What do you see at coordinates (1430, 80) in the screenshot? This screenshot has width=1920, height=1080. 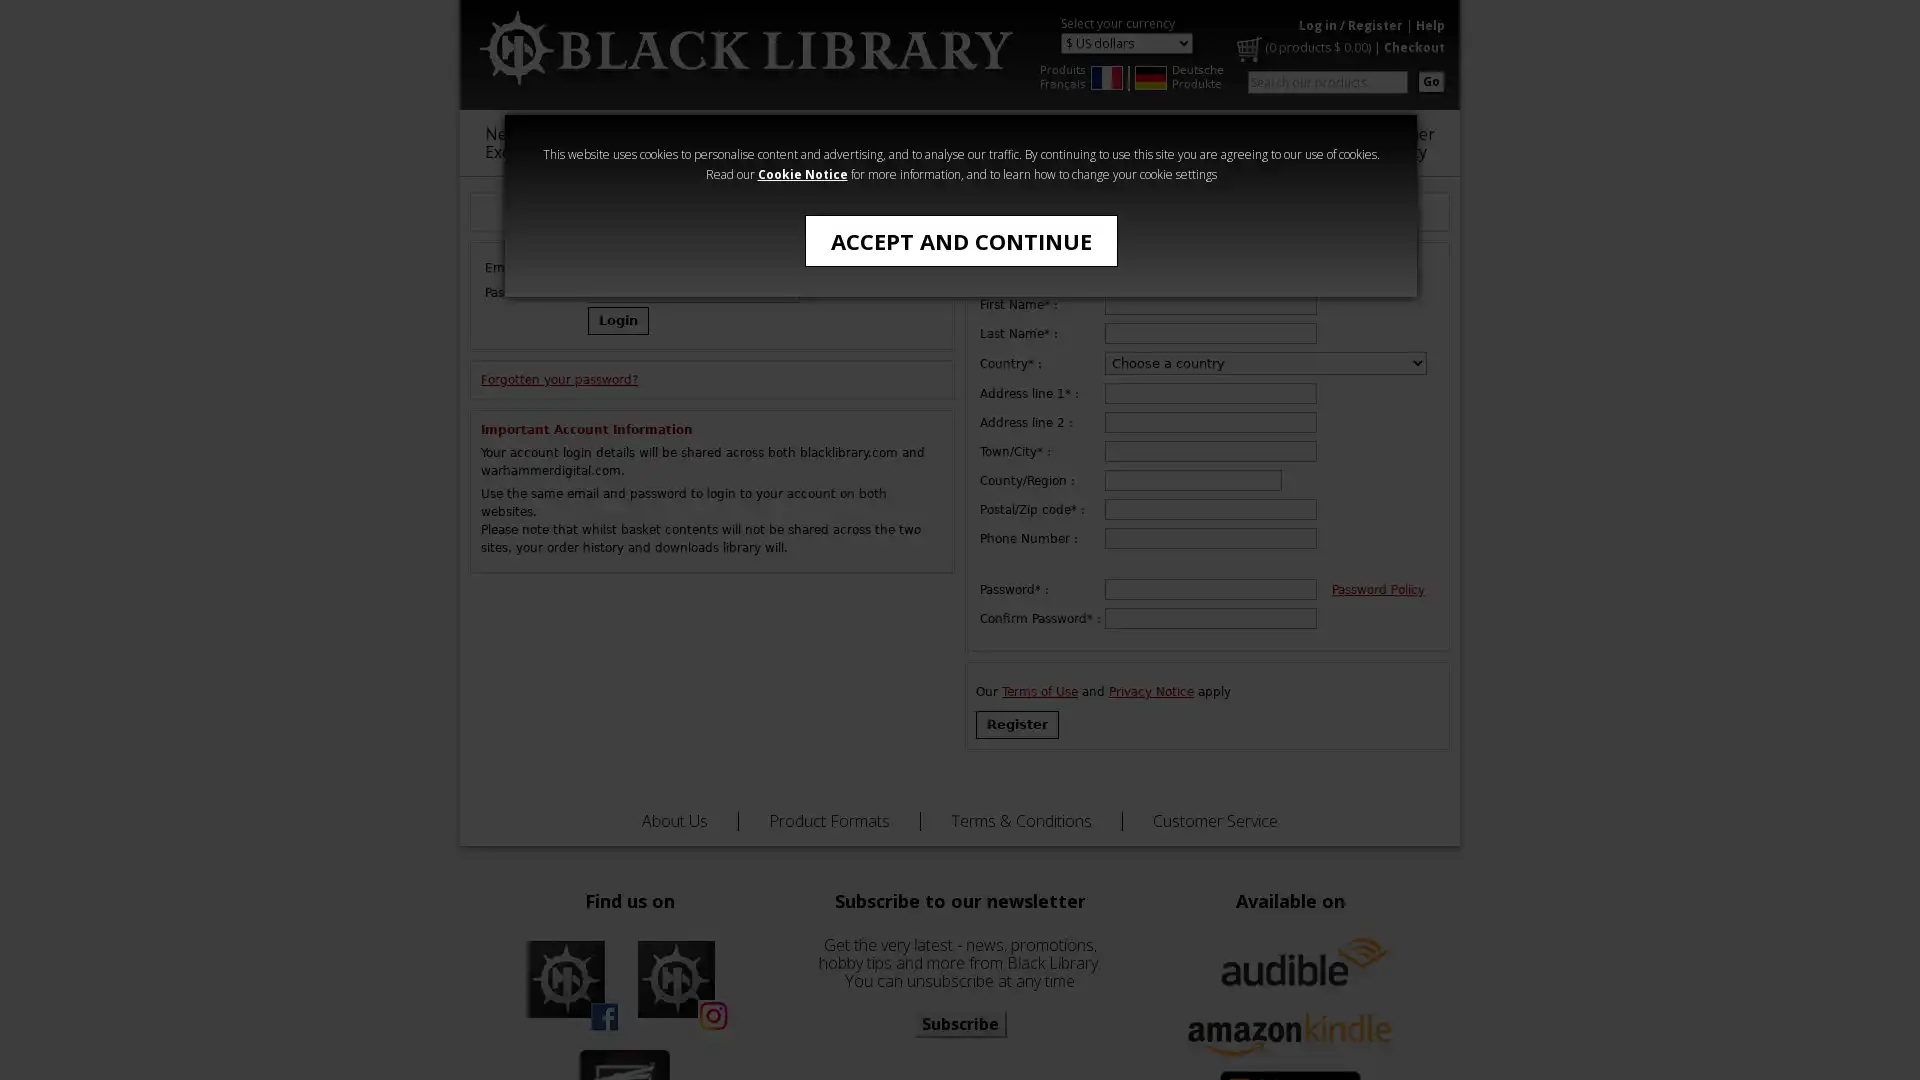 I see `Go` at bounding box center [1430, 80].